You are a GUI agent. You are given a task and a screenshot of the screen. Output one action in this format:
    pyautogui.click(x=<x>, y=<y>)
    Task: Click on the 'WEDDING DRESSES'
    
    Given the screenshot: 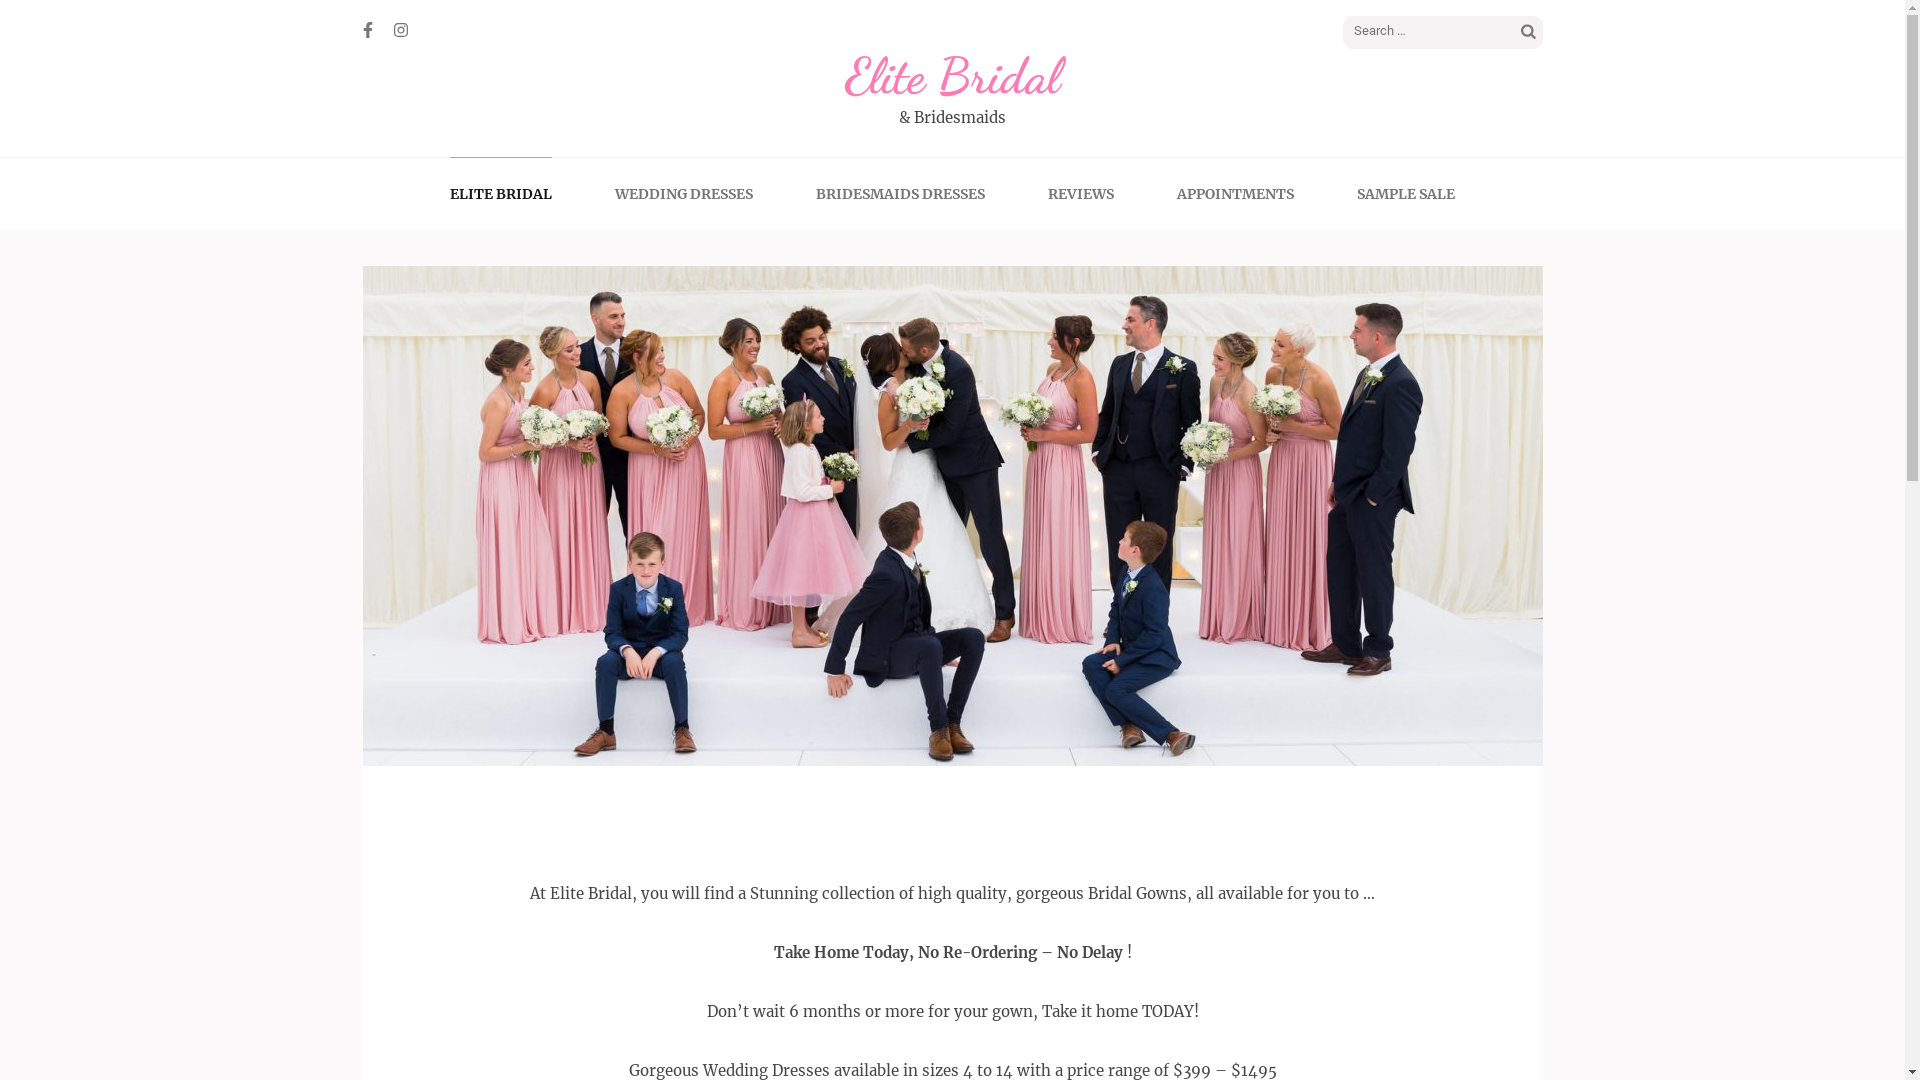 What is the action you would take?
    pyautogui.click(x=684, y=193)
    